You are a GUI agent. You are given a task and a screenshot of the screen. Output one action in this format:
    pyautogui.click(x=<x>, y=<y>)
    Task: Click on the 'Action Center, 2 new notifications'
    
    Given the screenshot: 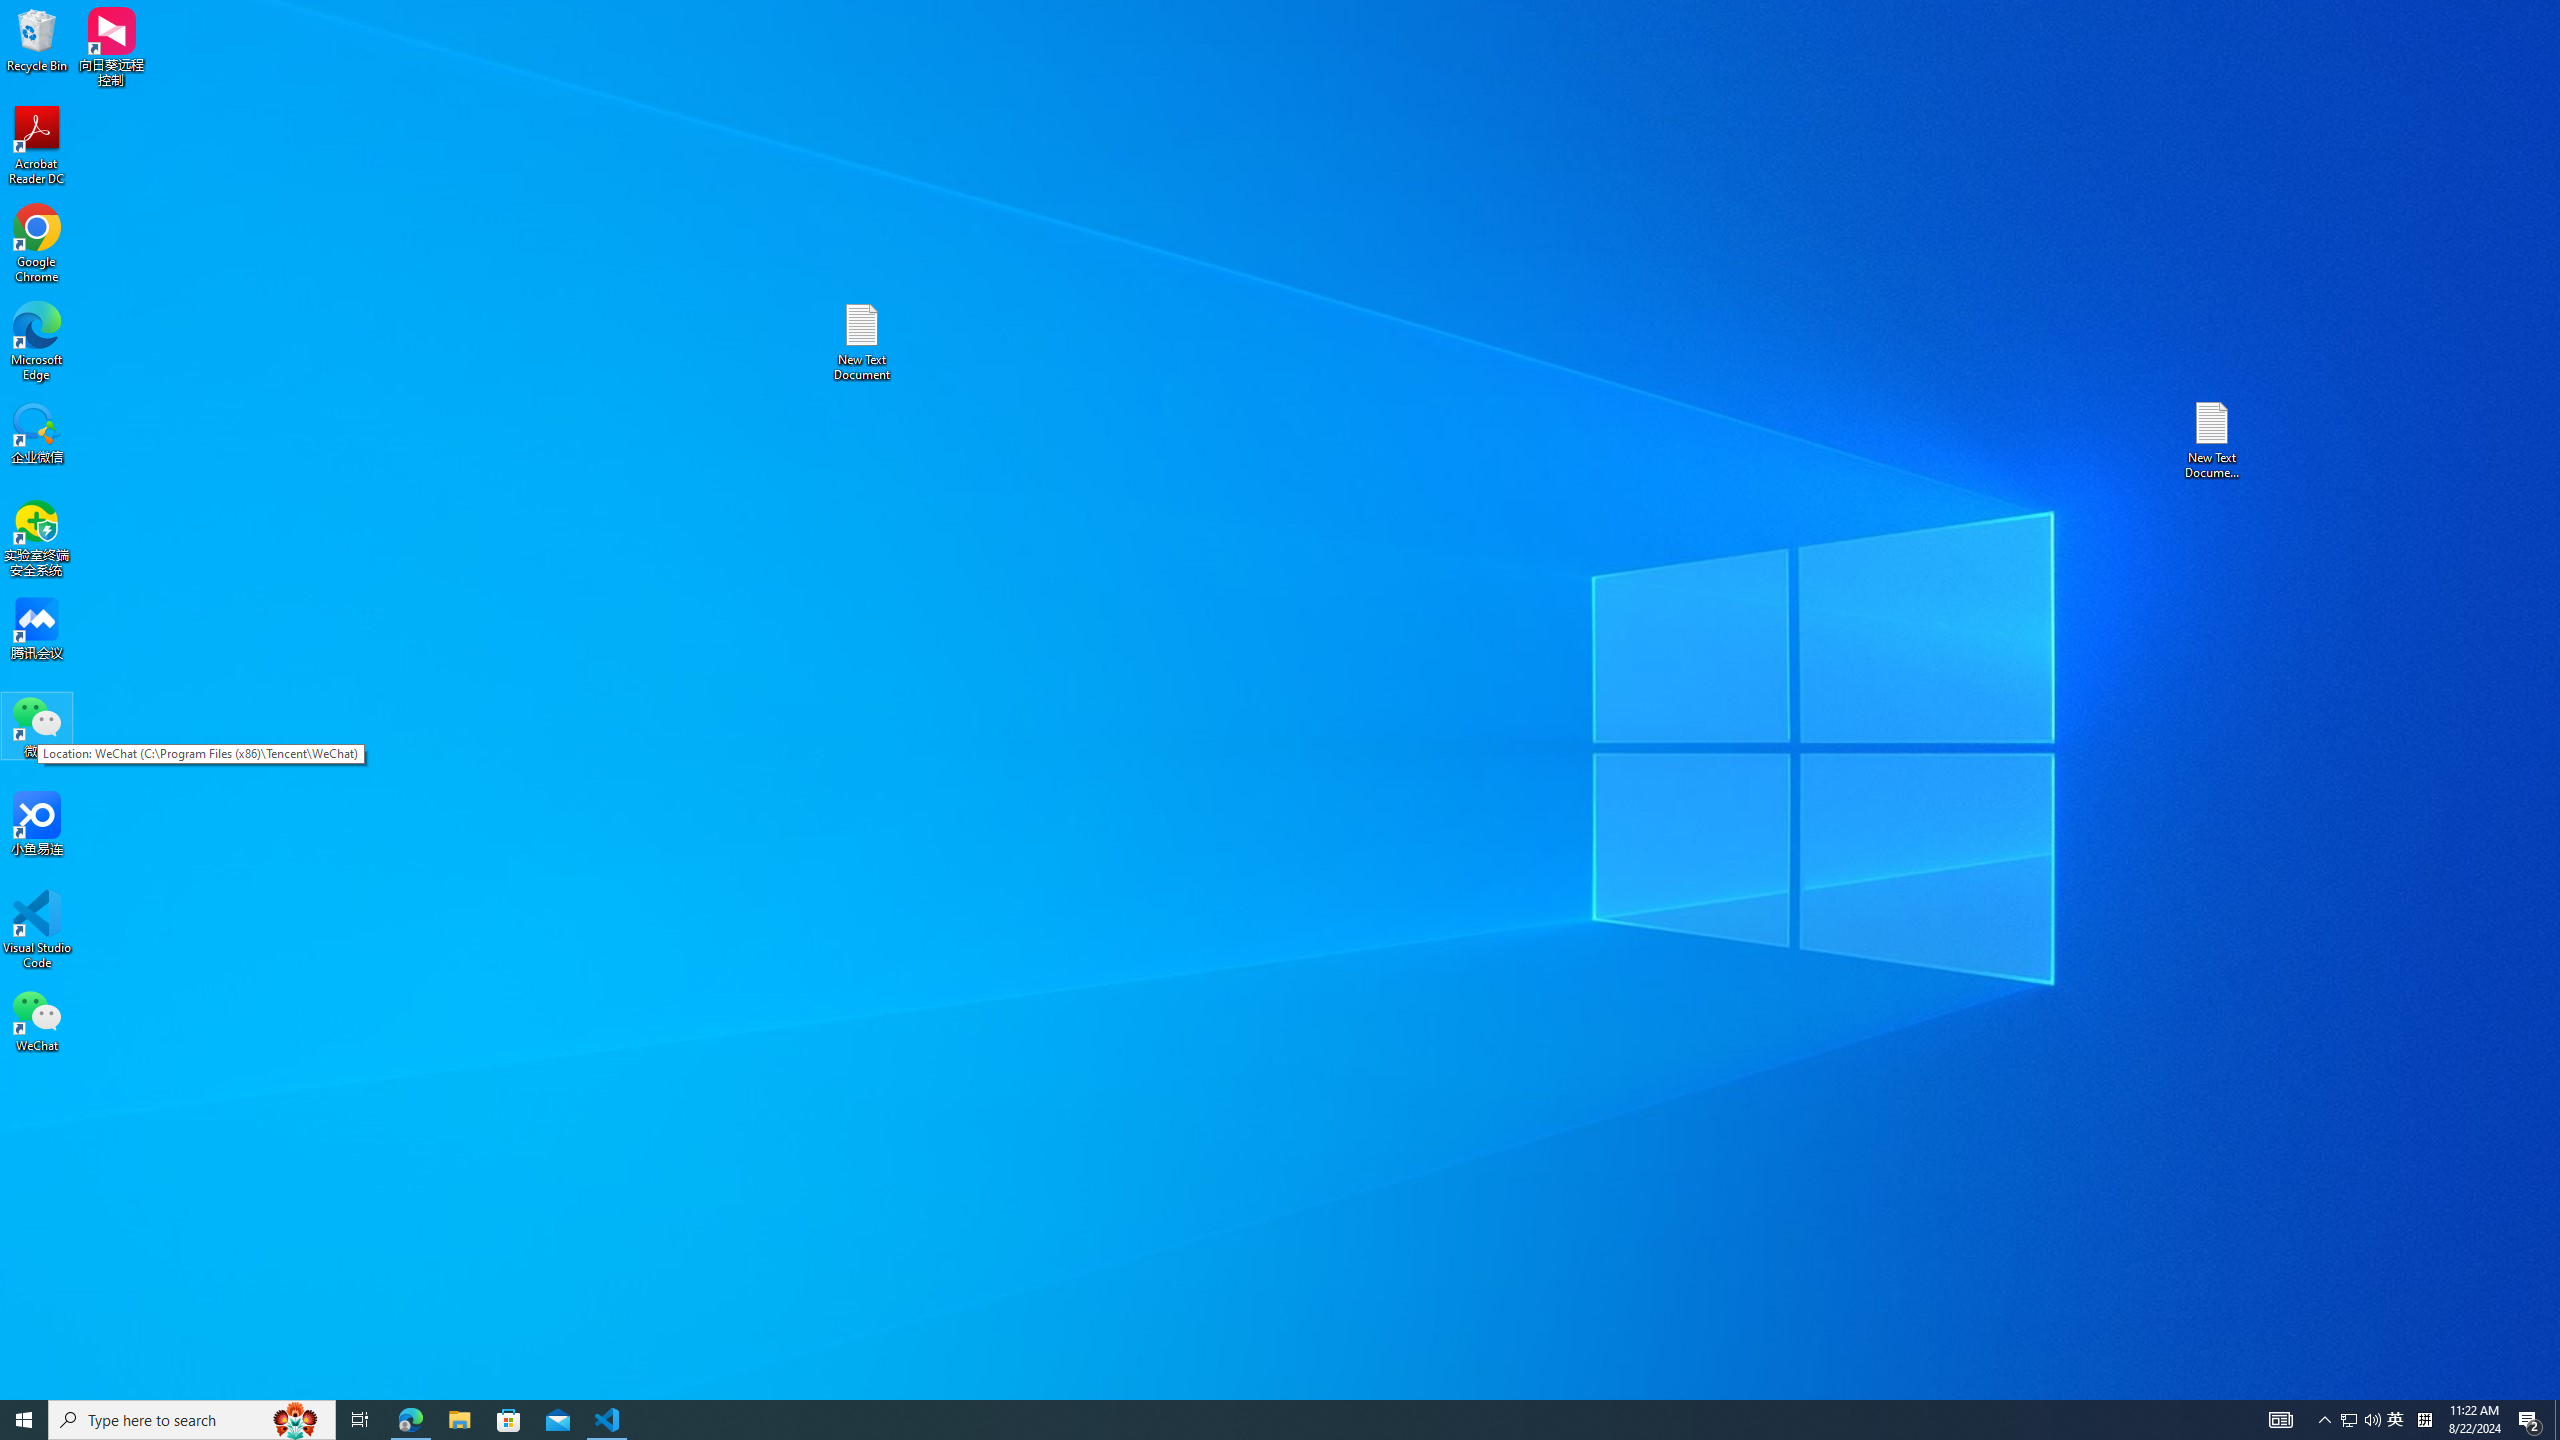 What is the action you would take?
    pyautogui.click(x=2530, y=1418)
    